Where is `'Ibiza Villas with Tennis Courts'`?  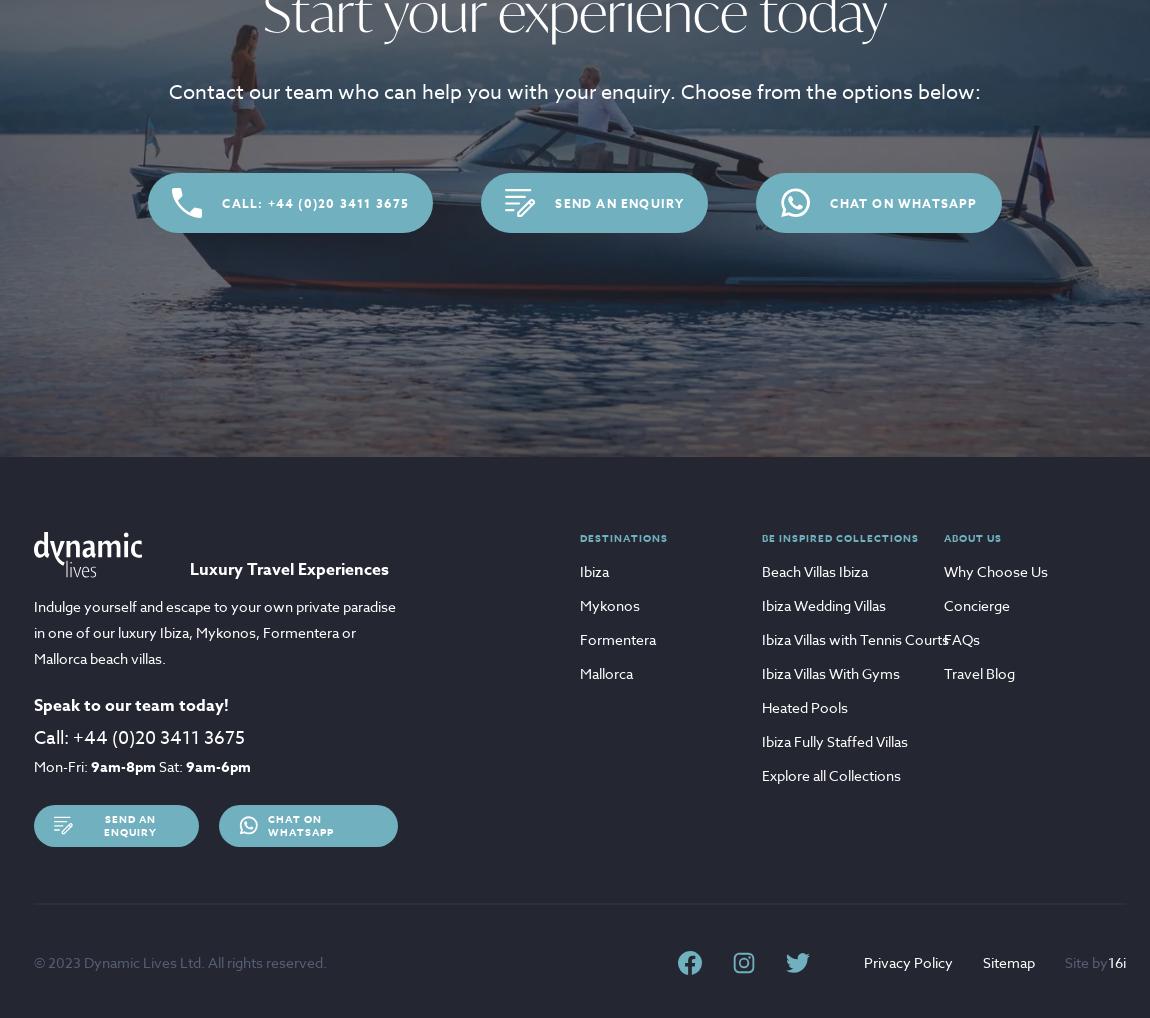 'Ibiza Villas with Tennis Courts' is located at coordinates (854, 638).